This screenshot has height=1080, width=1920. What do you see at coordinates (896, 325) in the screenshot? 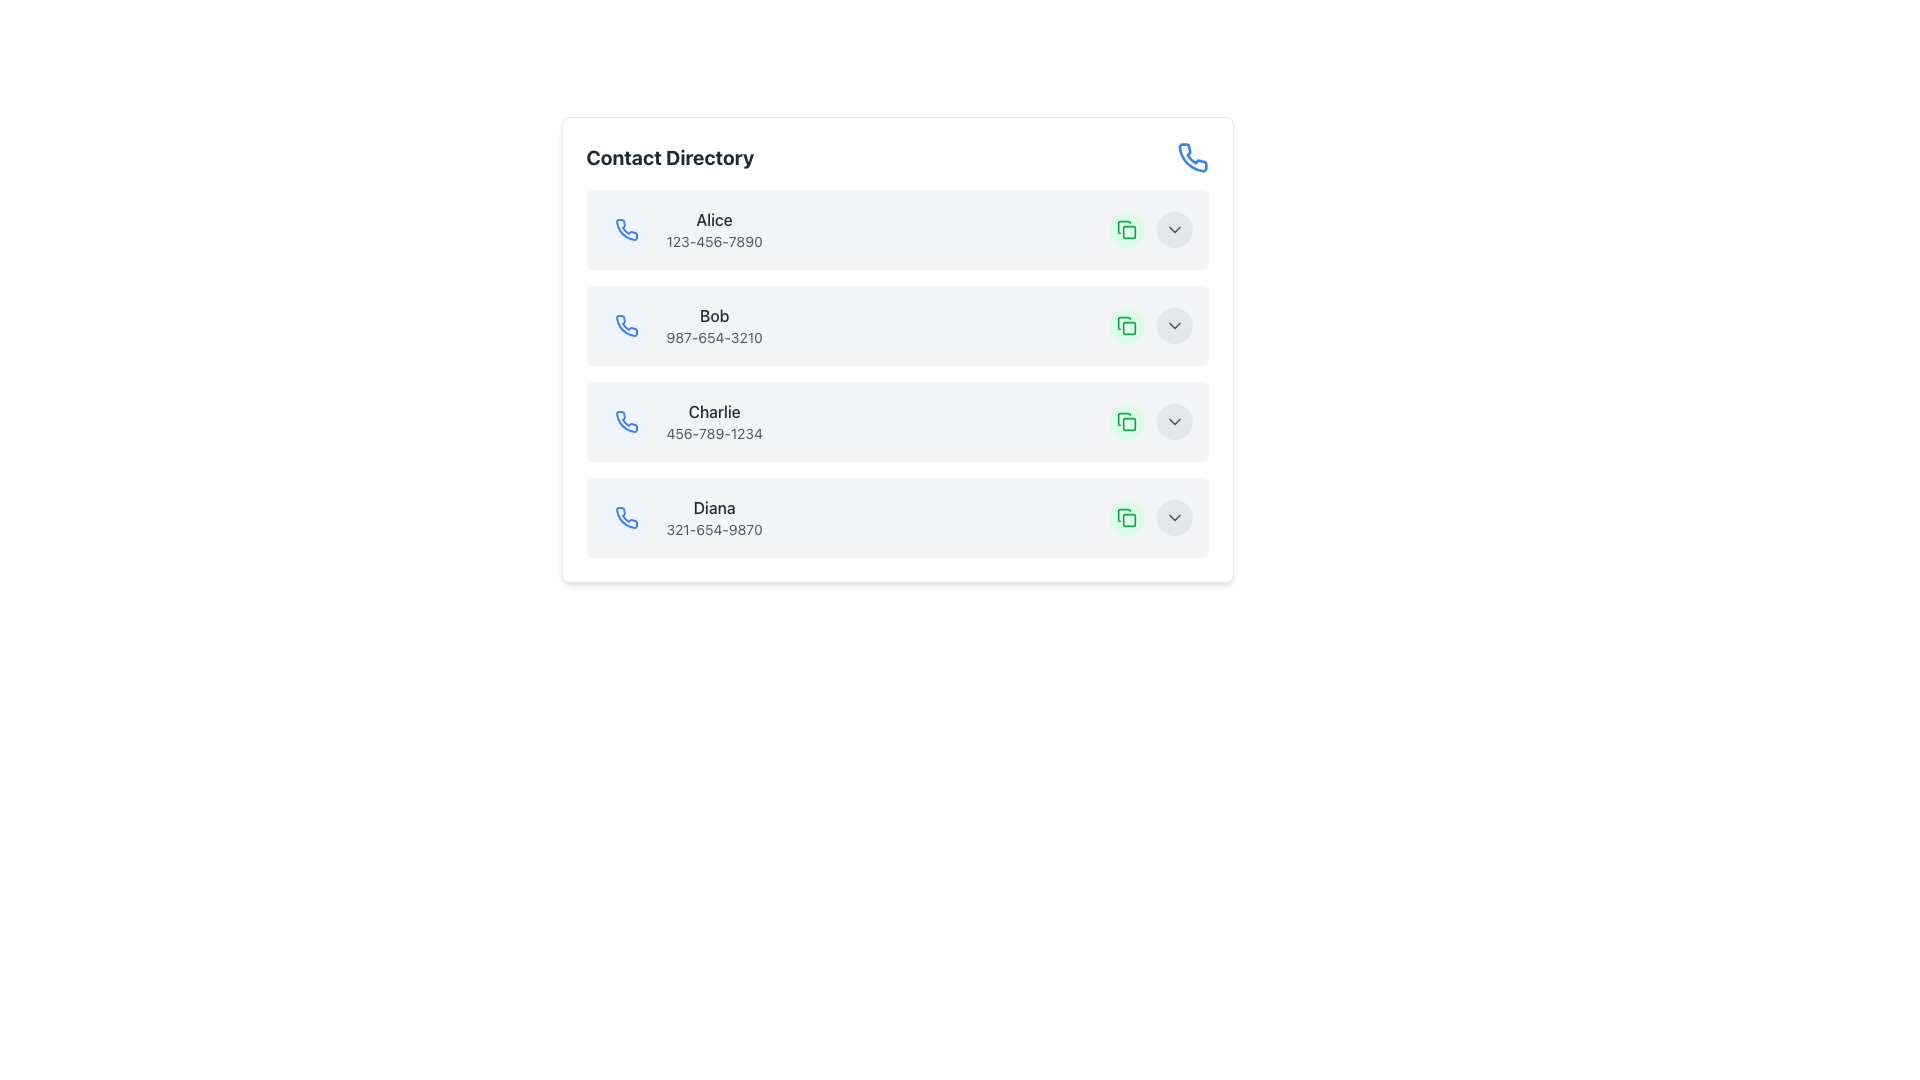
I see `the Contact display card for 'Bob', which is the second card in the list under the 'Contact Directory' section, displaying a name in bold and a phone number beneath it` at bounding box center [896, 325].